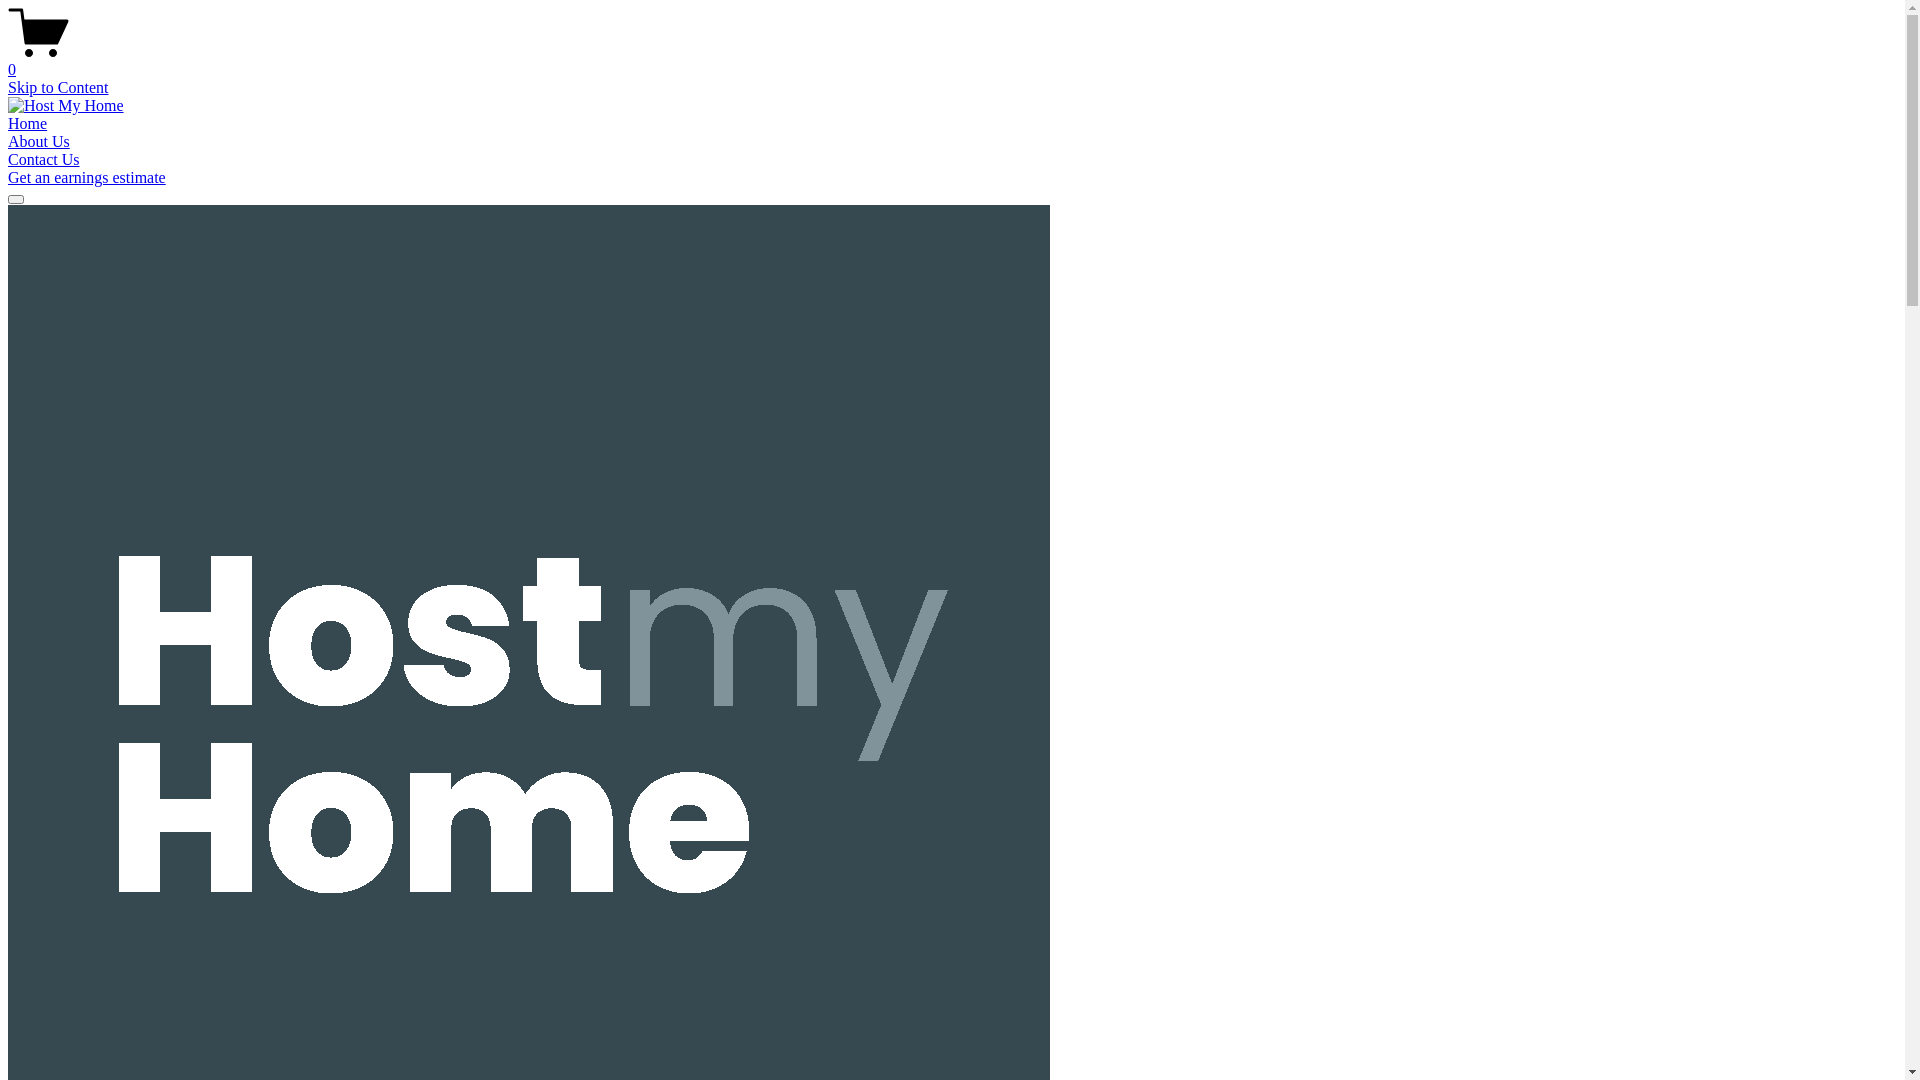 The height and width of the screenshot is (1080, 1920). What do you see at coordinates (85, 176) in the screenshot?
I see `'Get an earnings estimate'` at bounding box center [85, 176].